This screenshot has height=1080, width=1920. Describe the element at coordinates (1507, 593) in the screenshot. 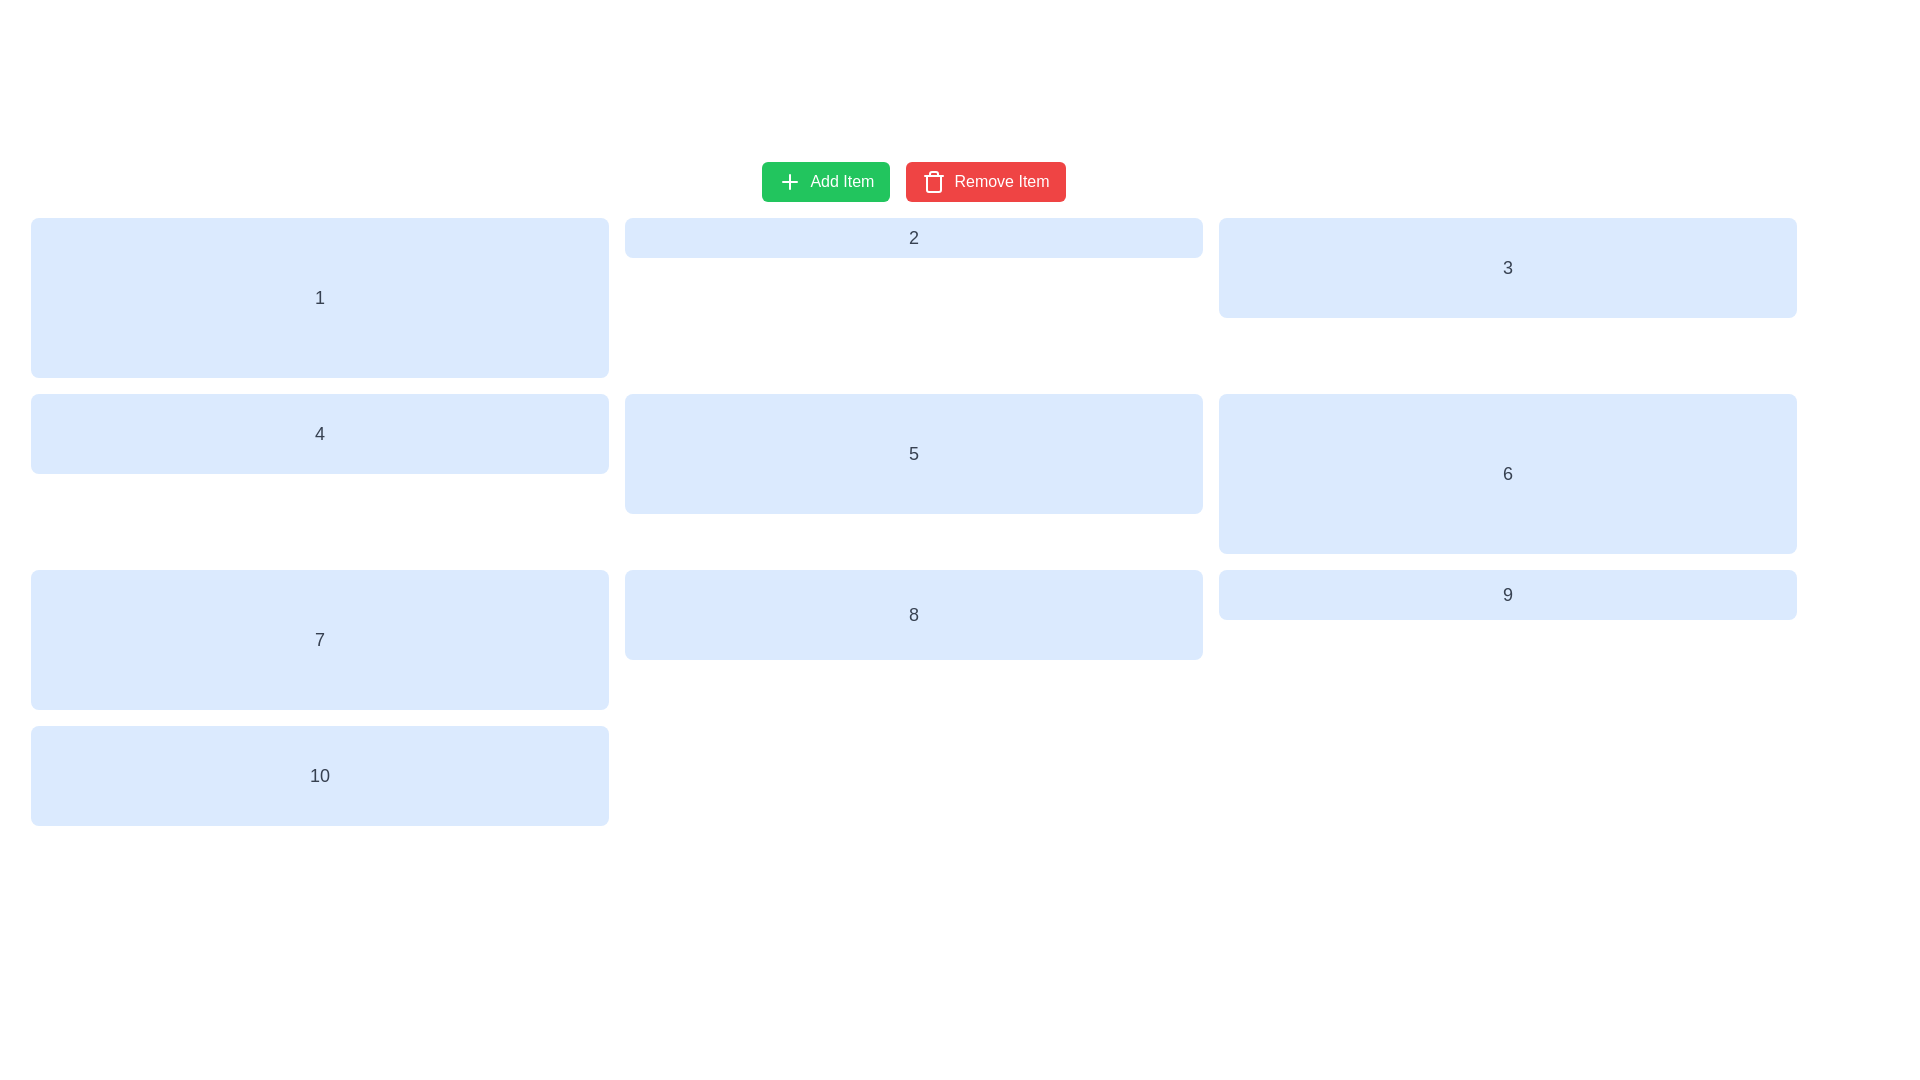

I see `the text label displaying the numeral '9', located in the blue rectangular block in the second row on the right side of the layout, directly below the block labeled '6'` at that location.